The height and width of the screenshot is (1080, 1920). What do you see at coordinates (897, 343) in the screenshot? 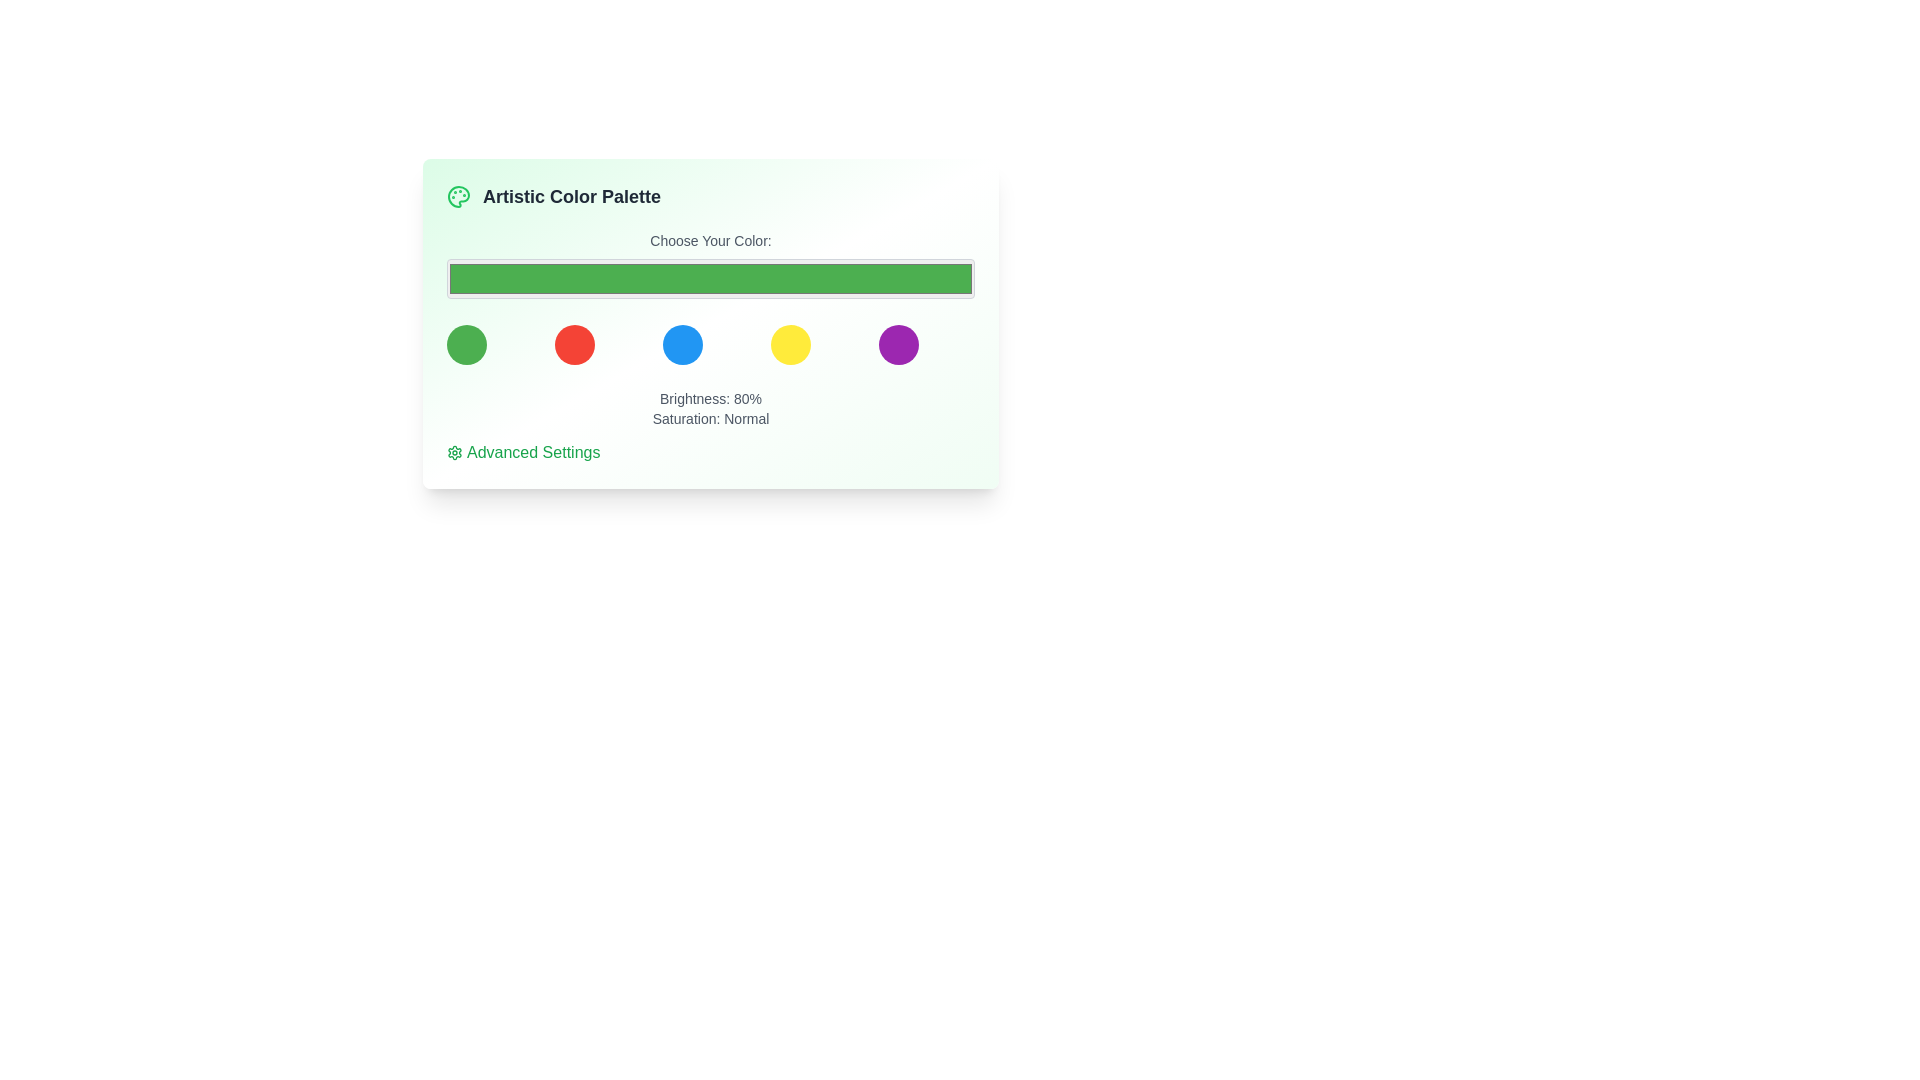
I see `the circular button with a purple background, which is the fifth in a row of five selections below 'Choose Your Color:'` at bounding box center [897, 343].